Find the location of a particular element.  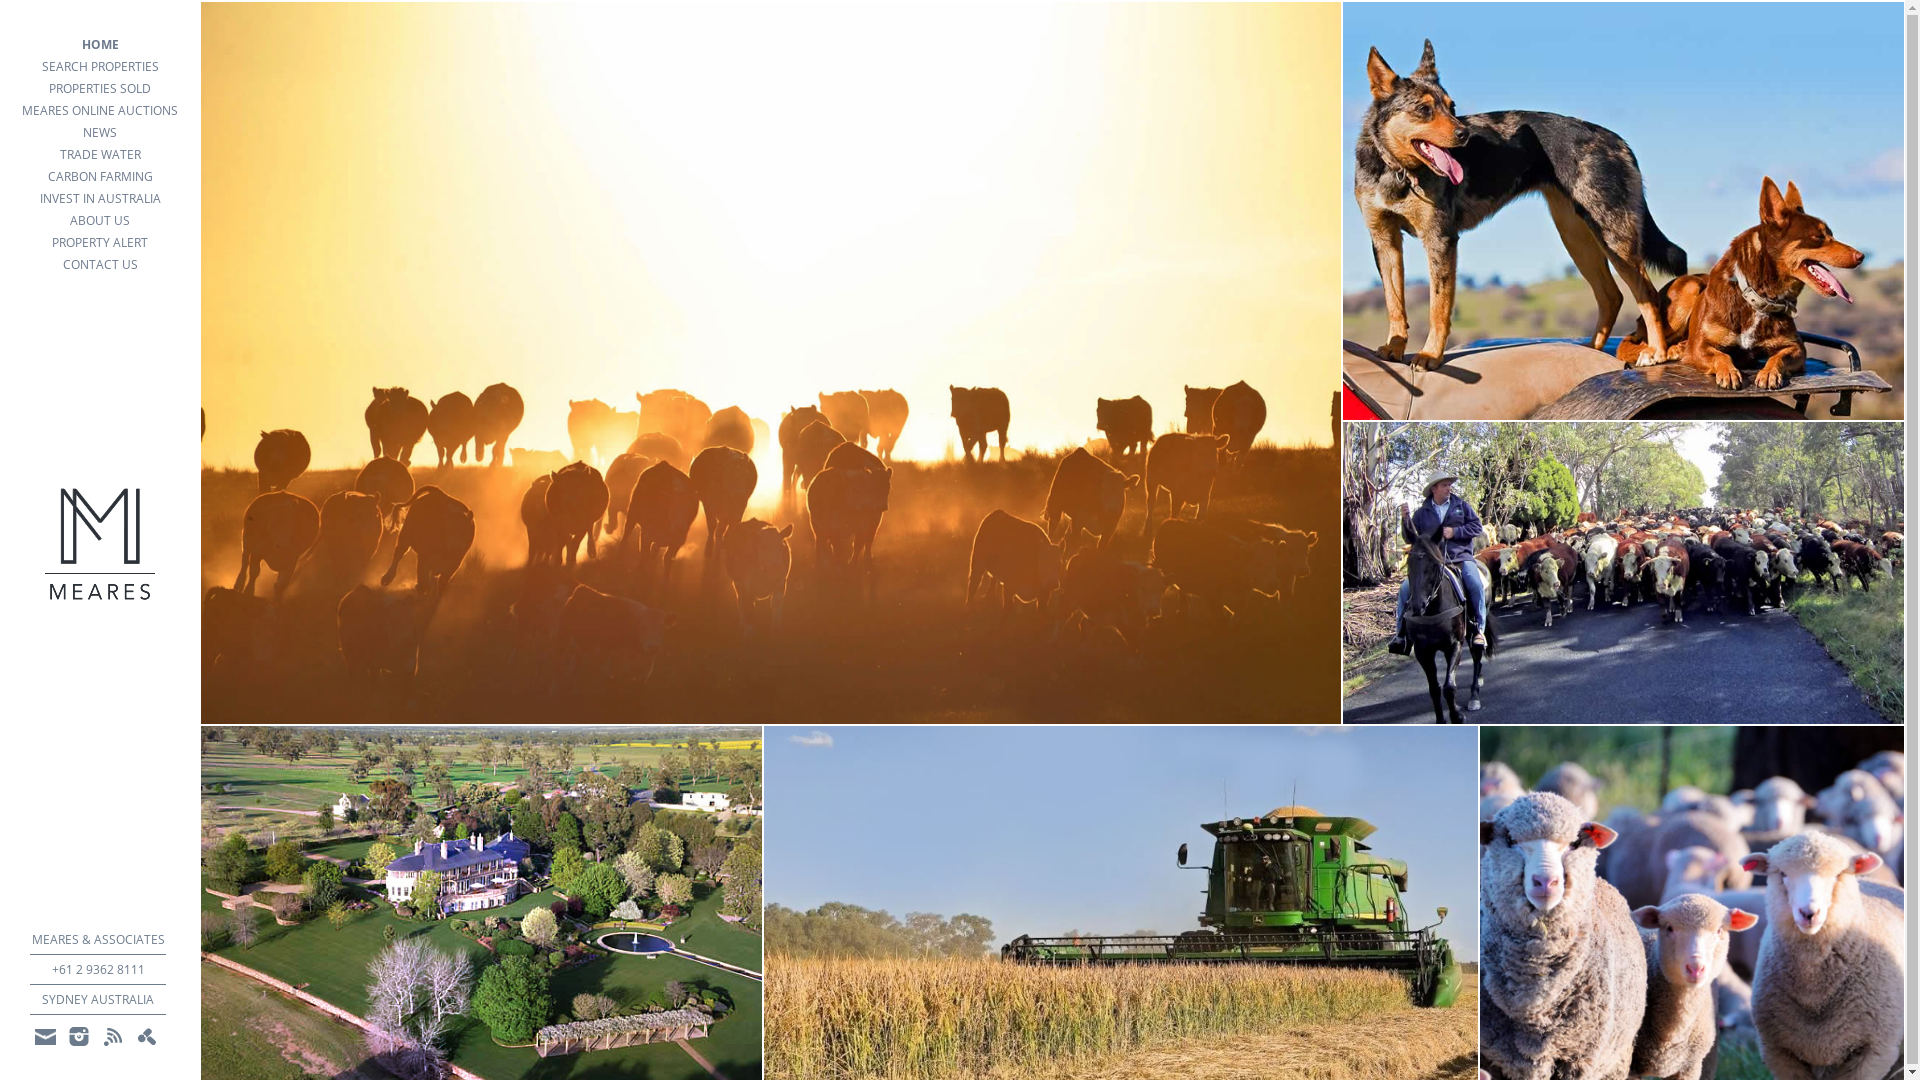

'NEWS' is located at coordinates (99, 132).